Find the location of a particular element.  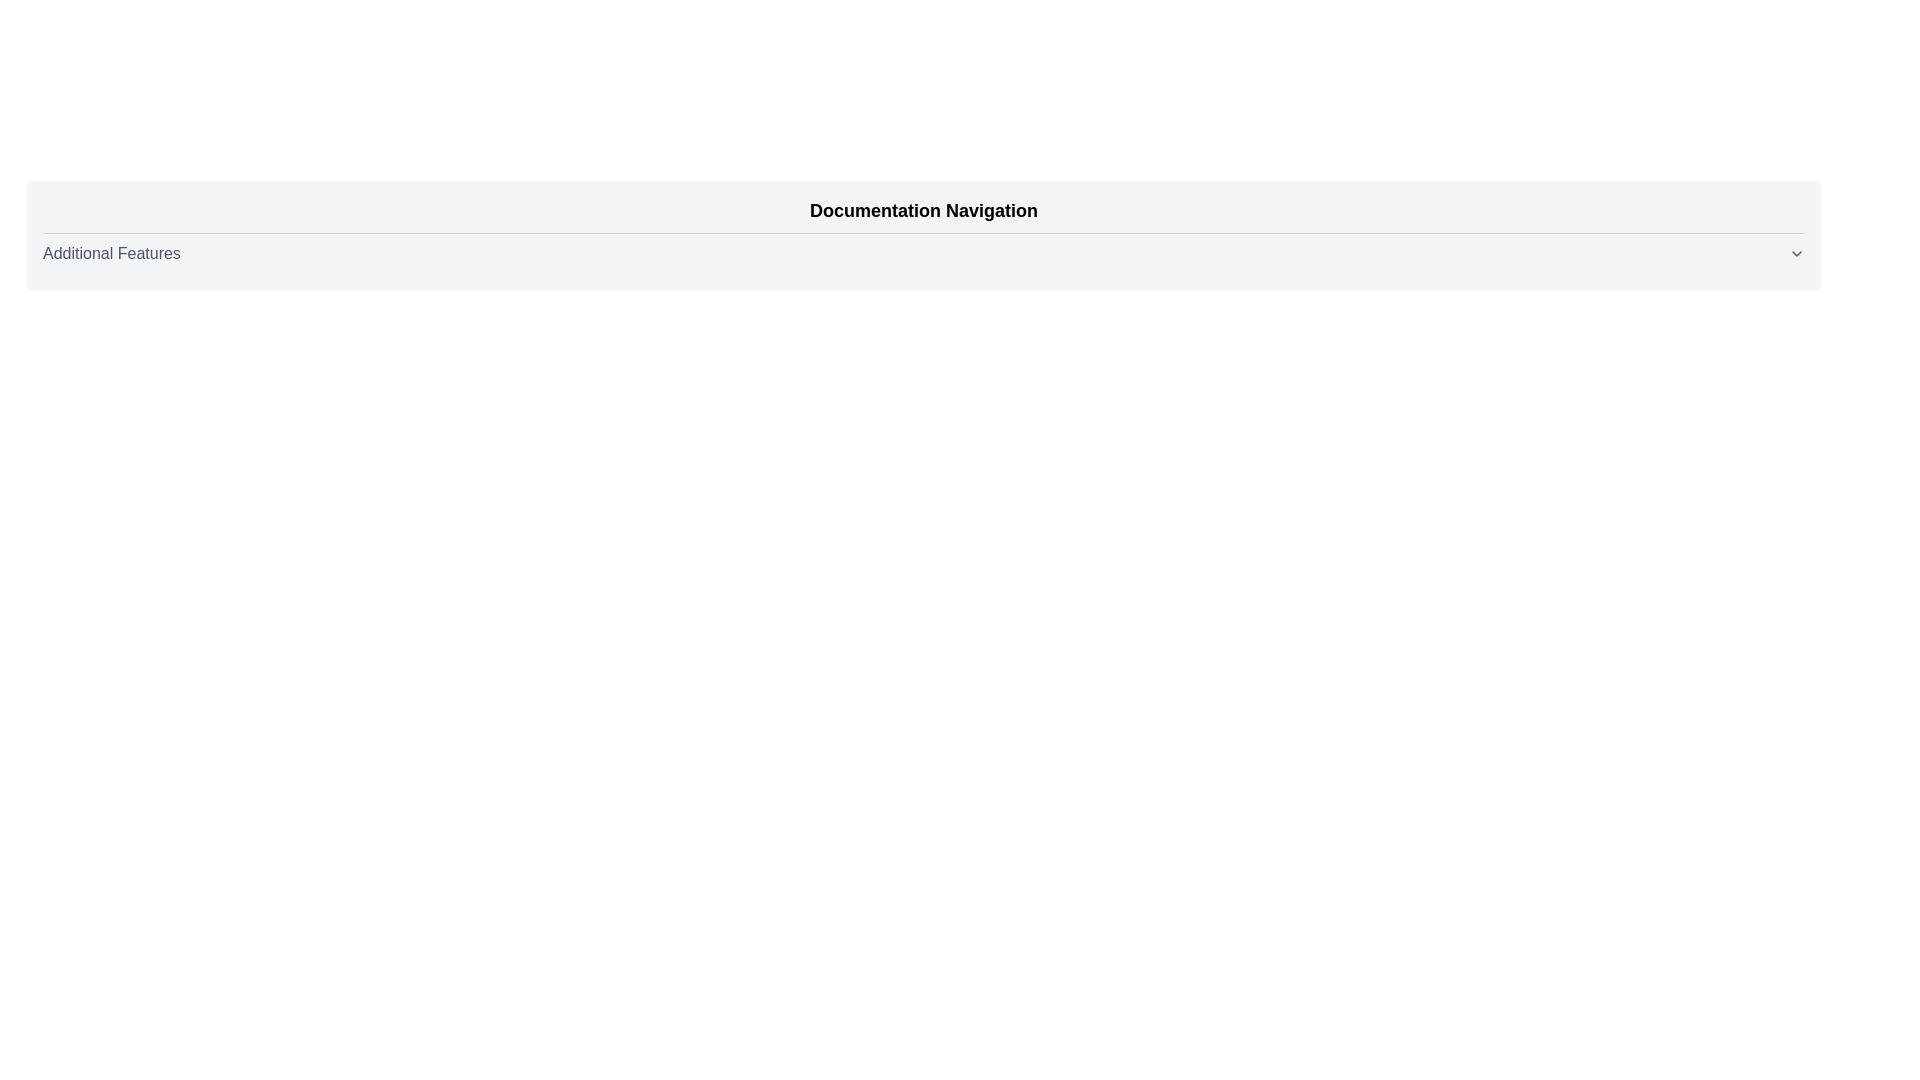

the 'Documentation Navigation' text element, which is prominently displayed in a bold, large font within a rounded-corner card, to infer the purpose of the section is located at coordinates (923, 211).